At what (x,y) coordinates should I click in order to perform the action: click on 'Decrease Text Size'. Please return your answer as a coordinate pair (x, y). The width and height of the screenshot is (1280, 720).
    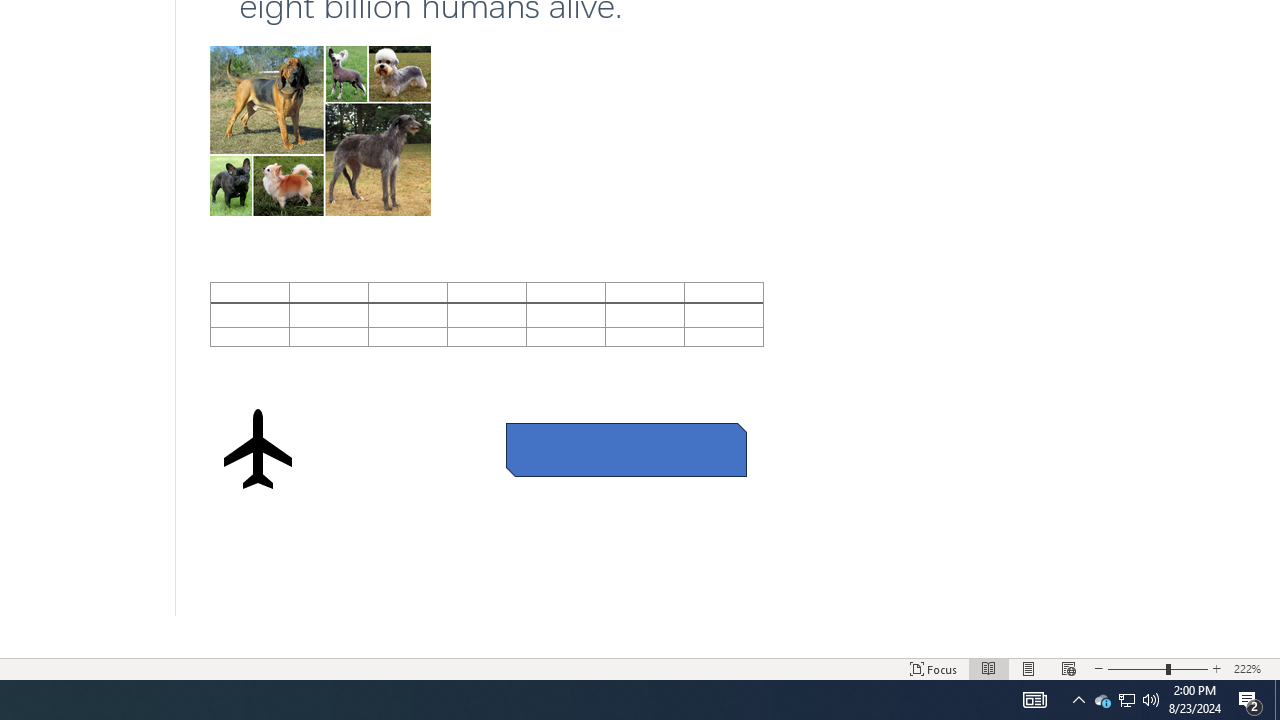
    Looking at the image, I should click on (1098, 669).